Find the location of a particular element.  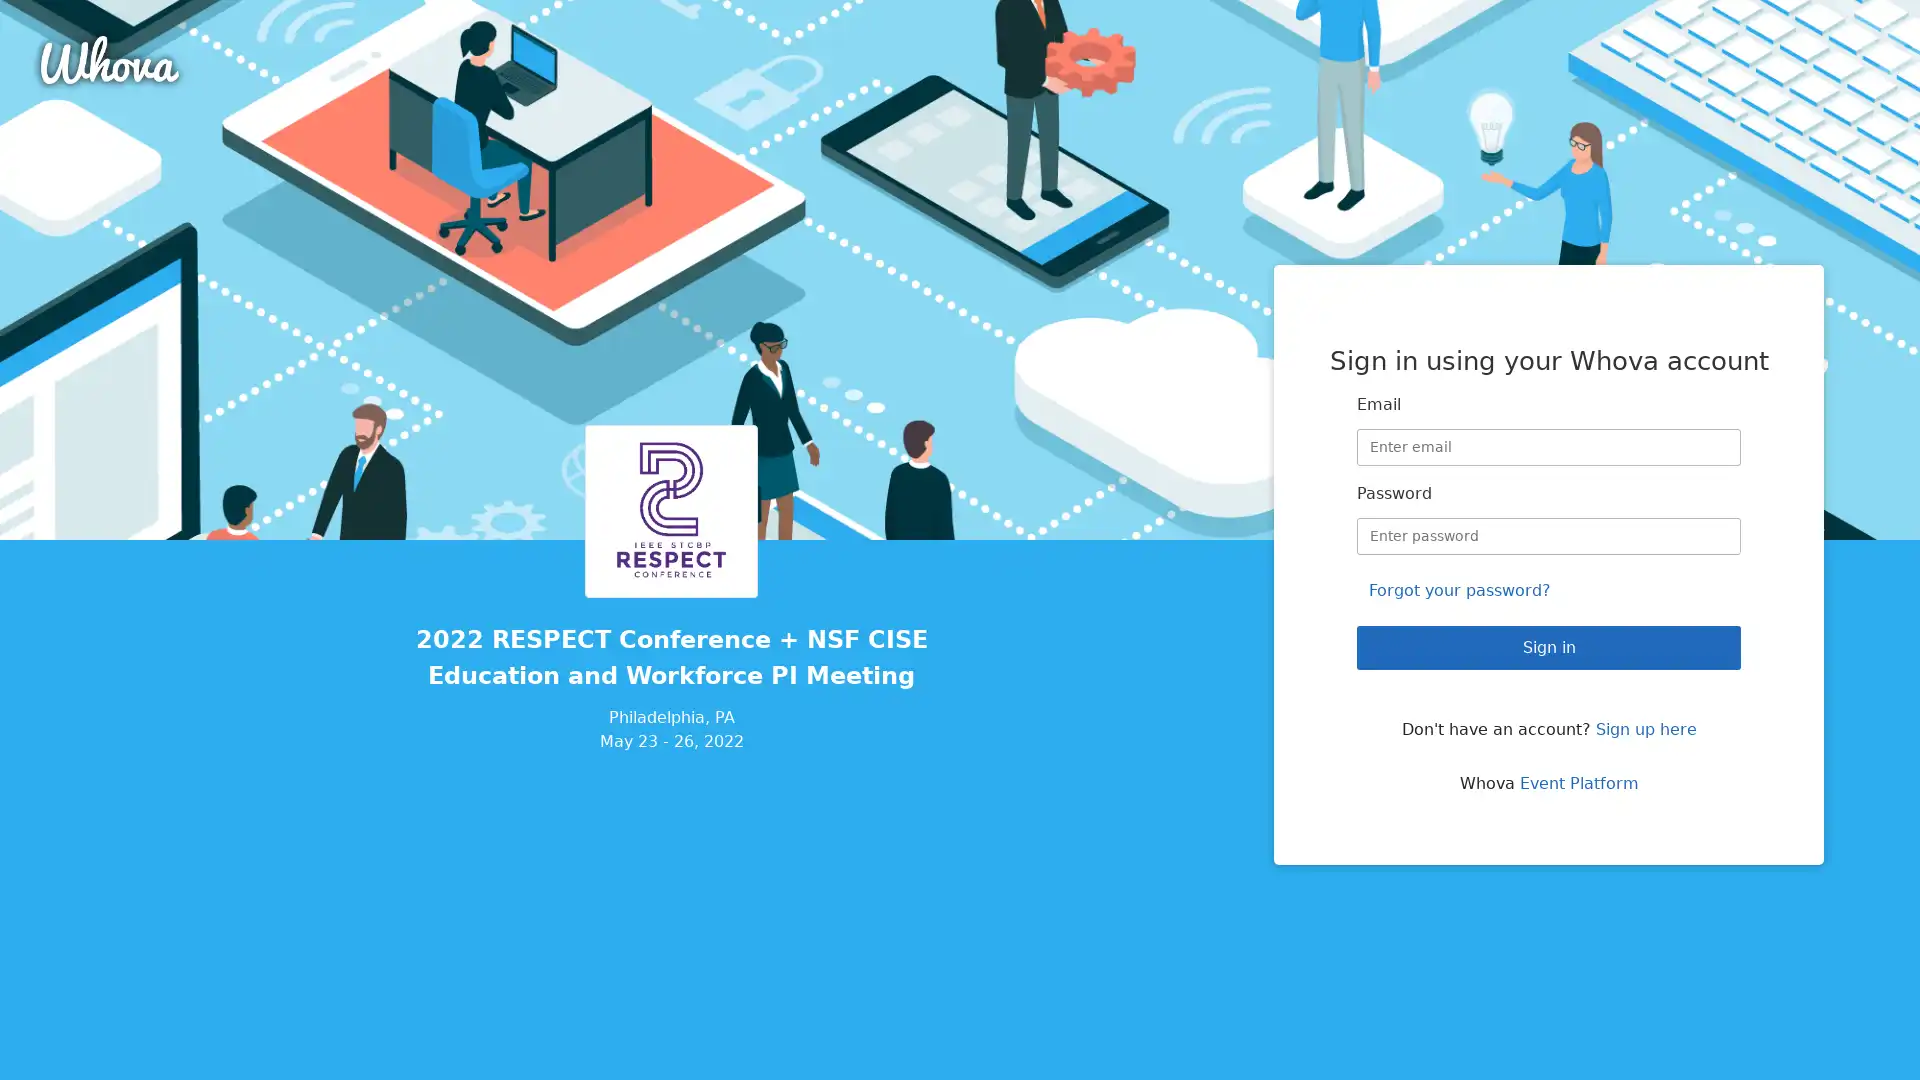

Sign in is located at coordinates (1548, 647).